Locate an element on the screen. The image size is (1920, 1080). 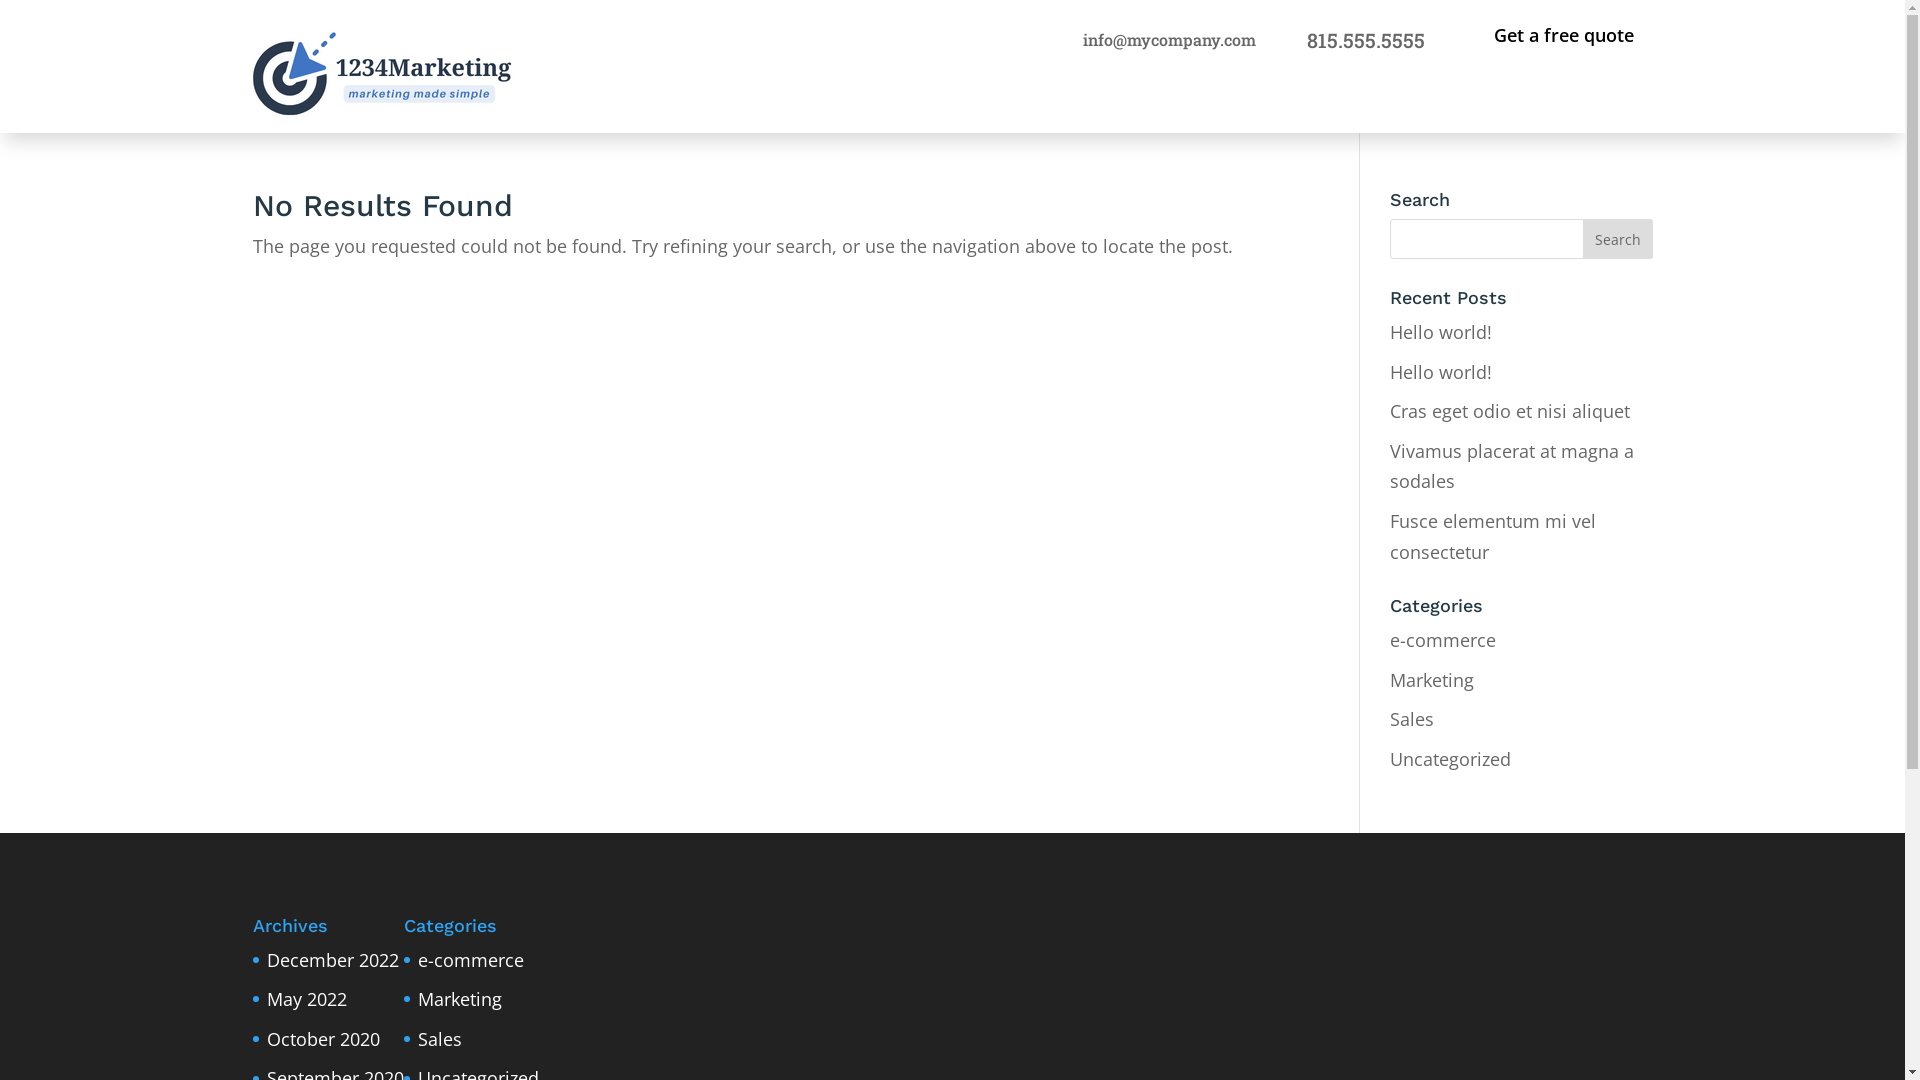
'Get a free quote' is located at coordinates (1476, 35).